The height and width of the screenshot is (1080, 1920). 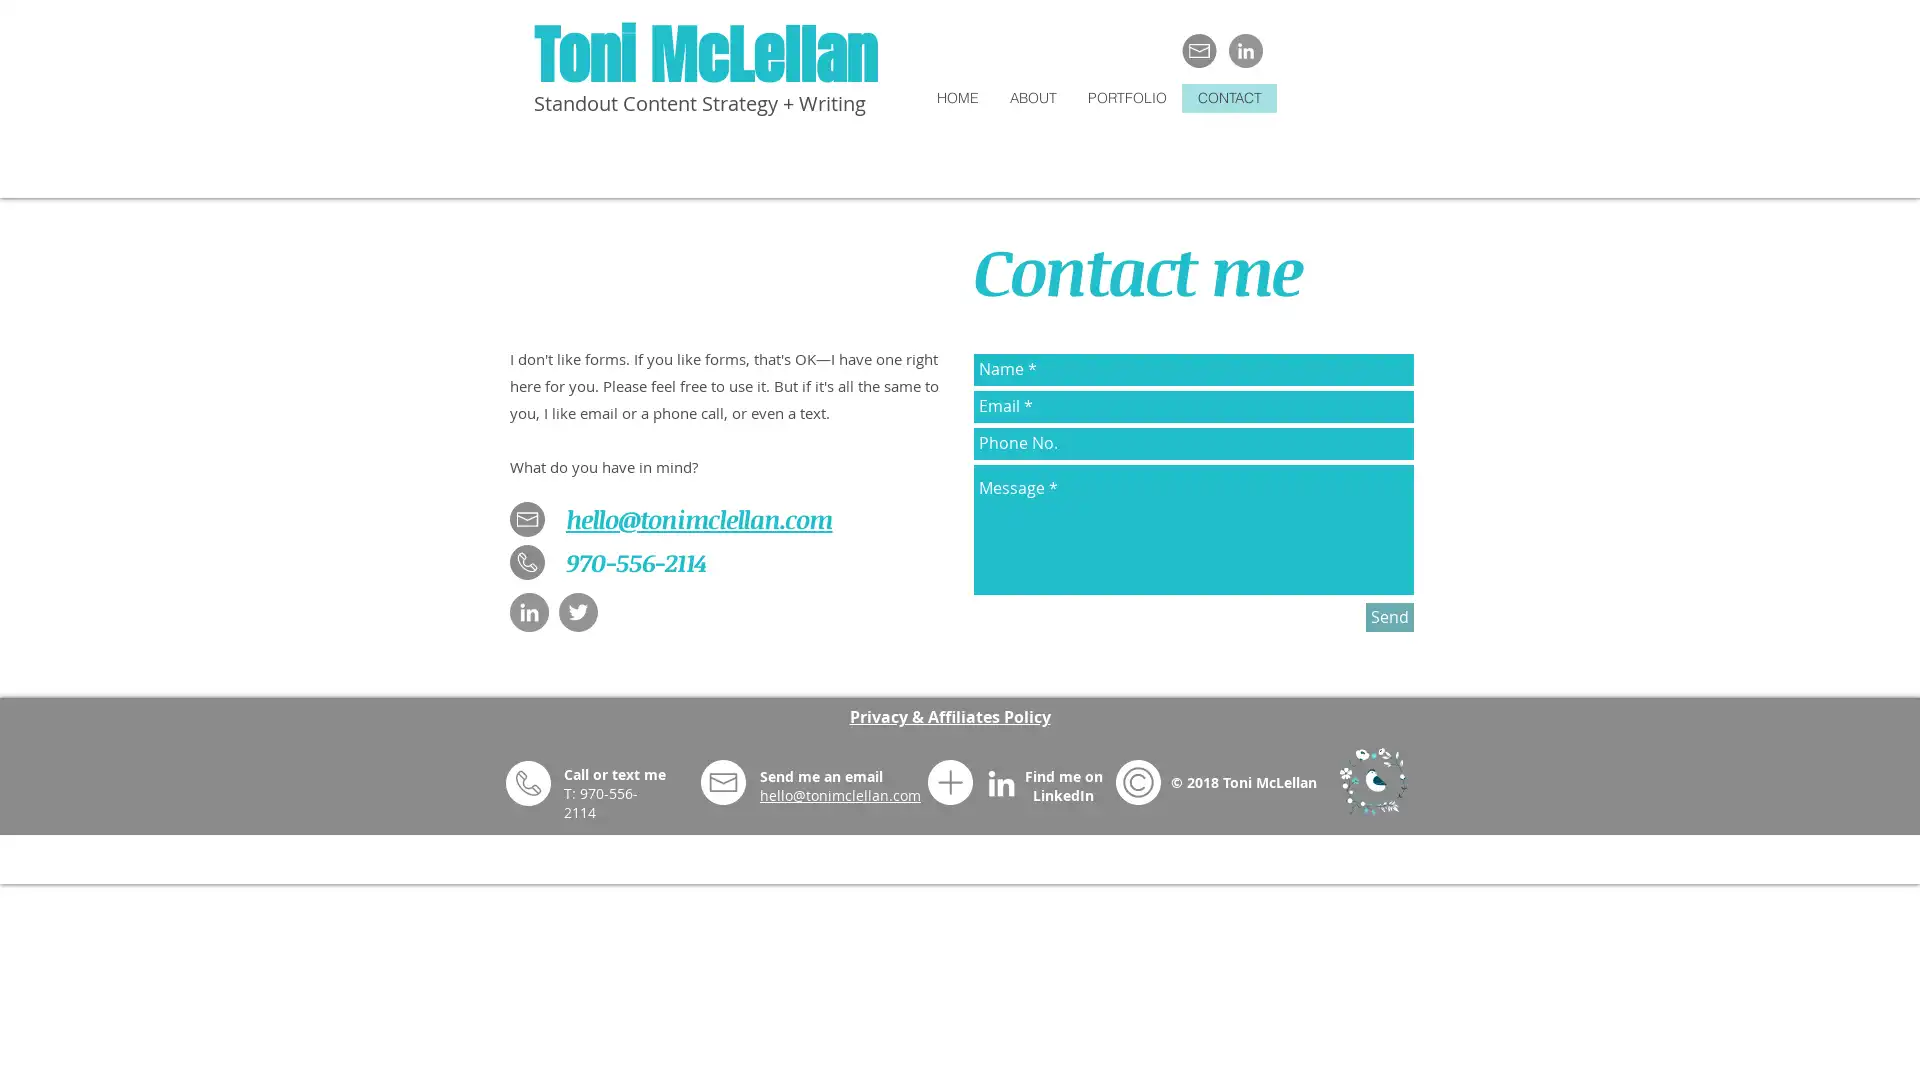 I want to click on Send, so click(x=1389, y=615).